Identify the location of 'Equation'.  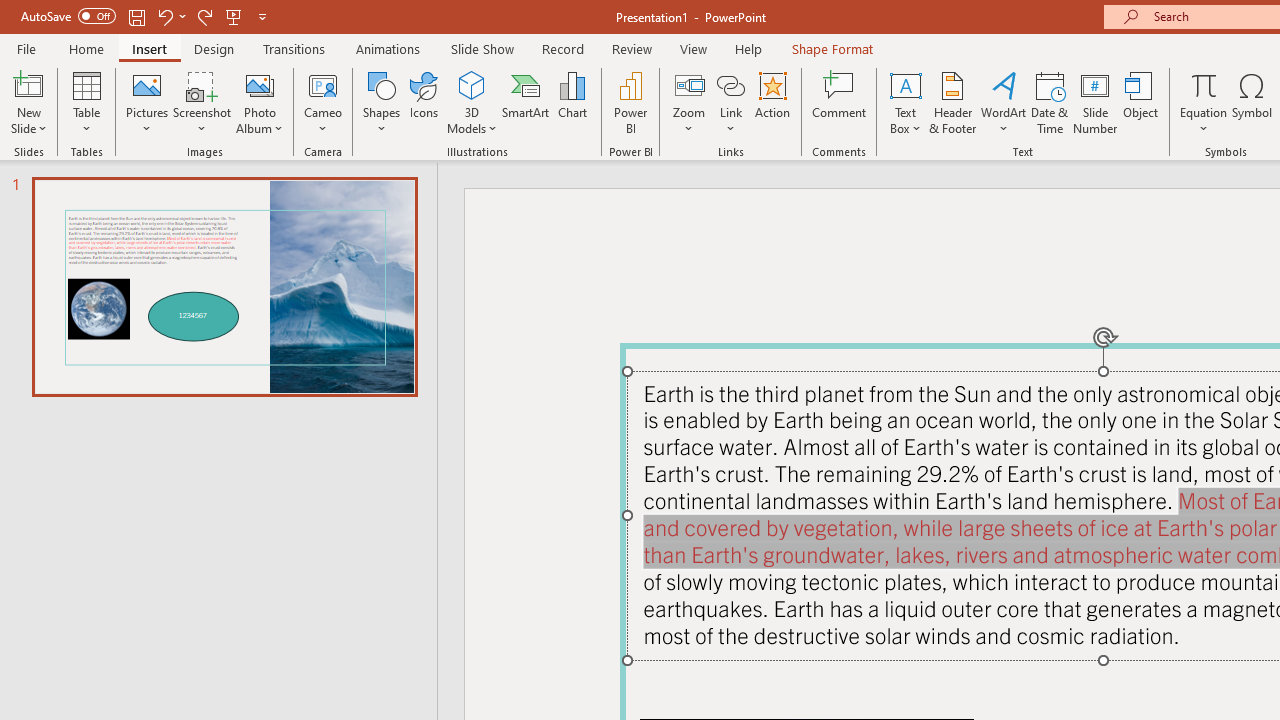
(1202, 103).